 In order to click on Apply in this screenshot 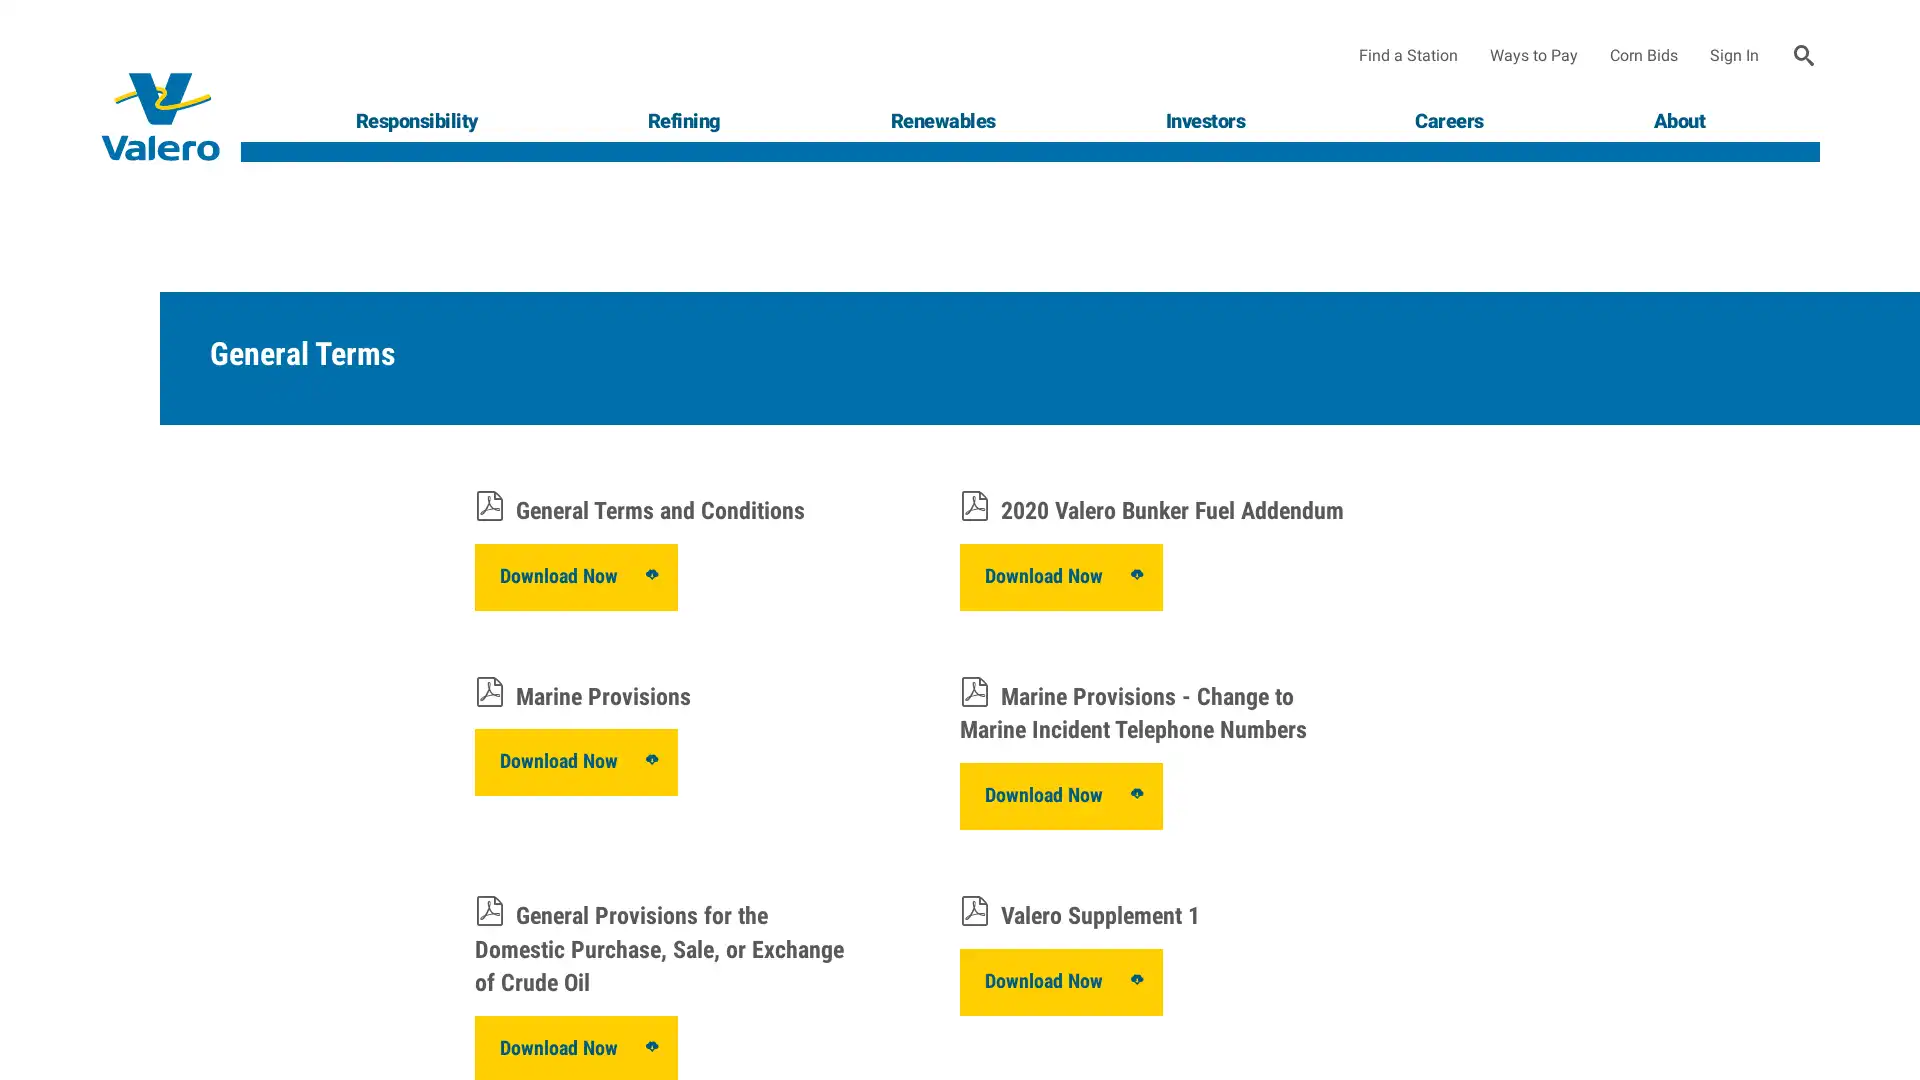, I will do `click(1804, 55)`.